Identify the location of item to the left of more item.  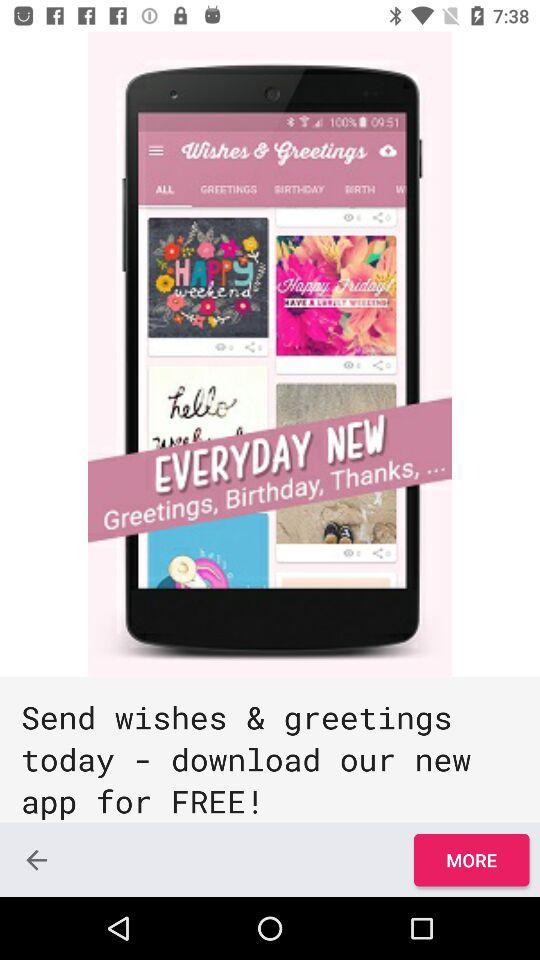
(36, 859).